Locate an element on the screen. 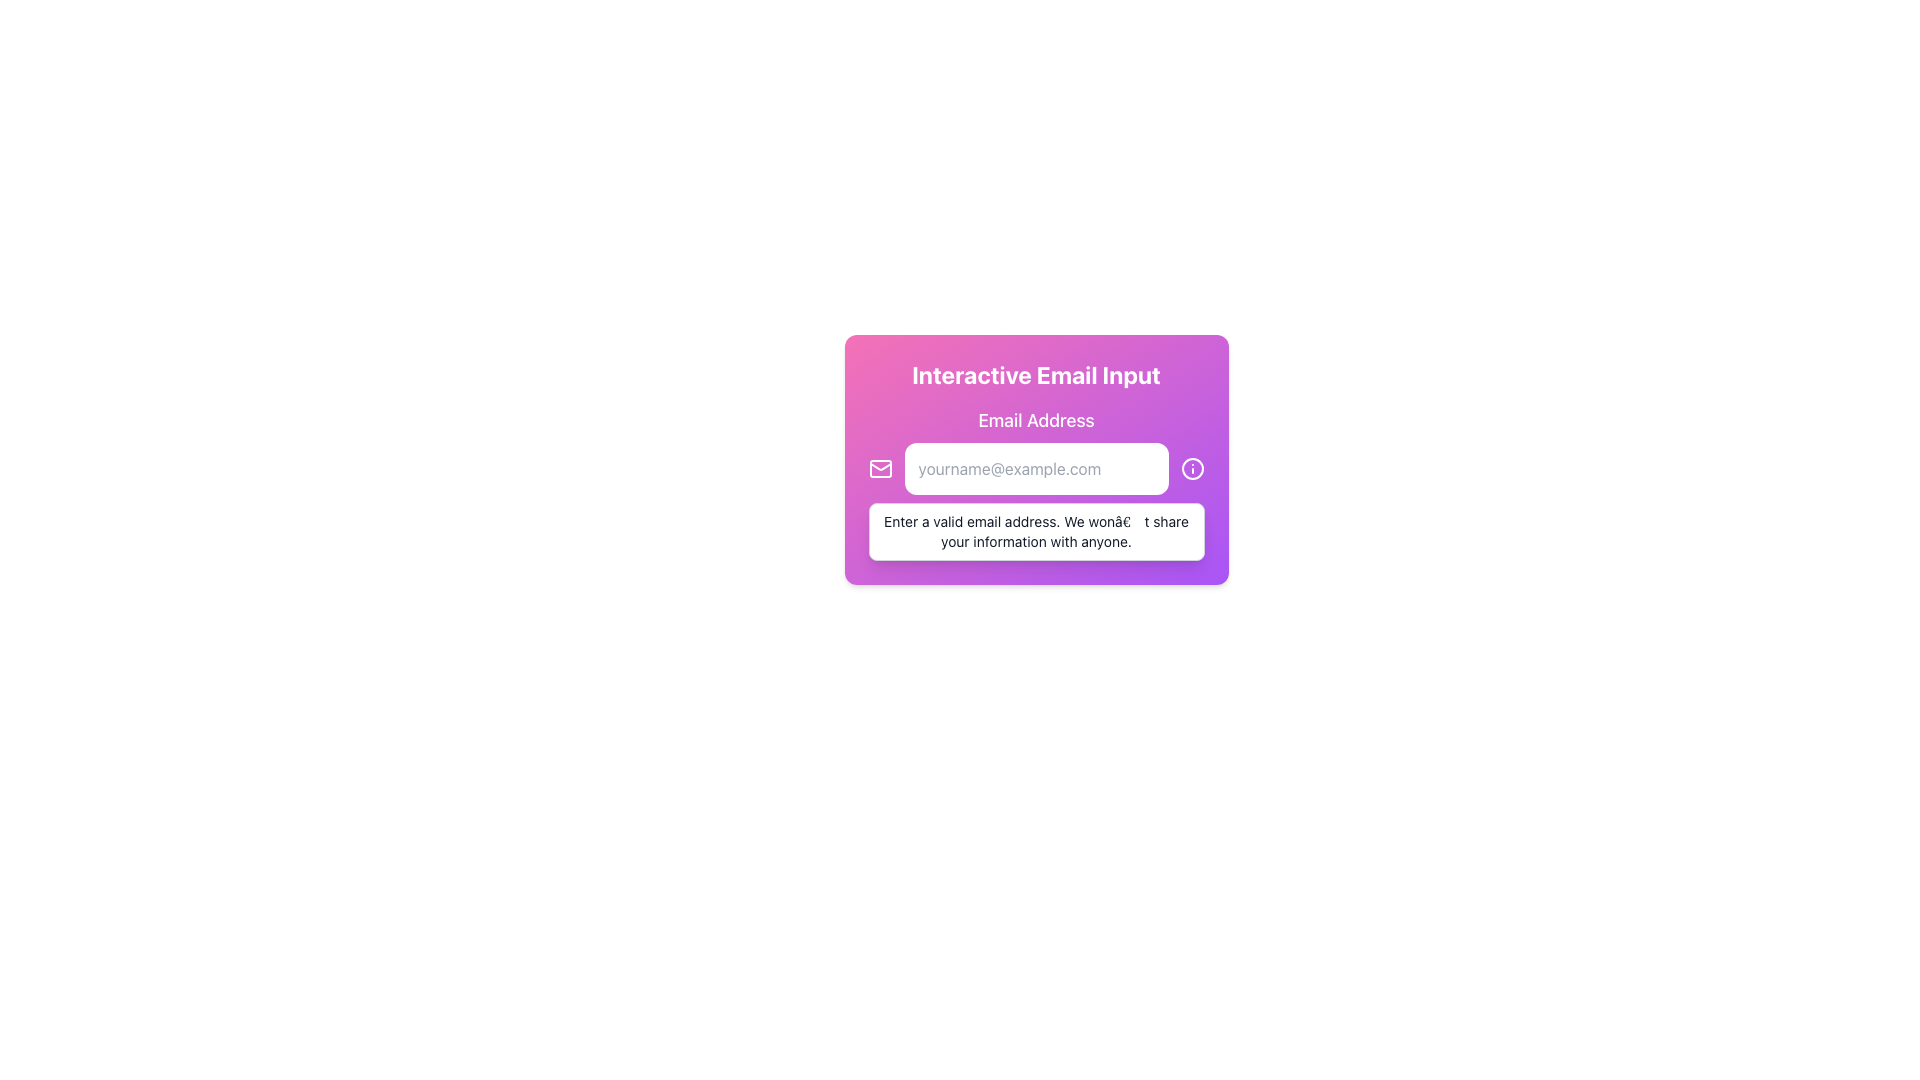 Image resolution: width=1920 pixels, height=1080 pixels. the large, bold, white text displaying 'Interactive Email Input' which is center-aligned and located above the 'Email Address' label is located at coordinates (1036, 374).